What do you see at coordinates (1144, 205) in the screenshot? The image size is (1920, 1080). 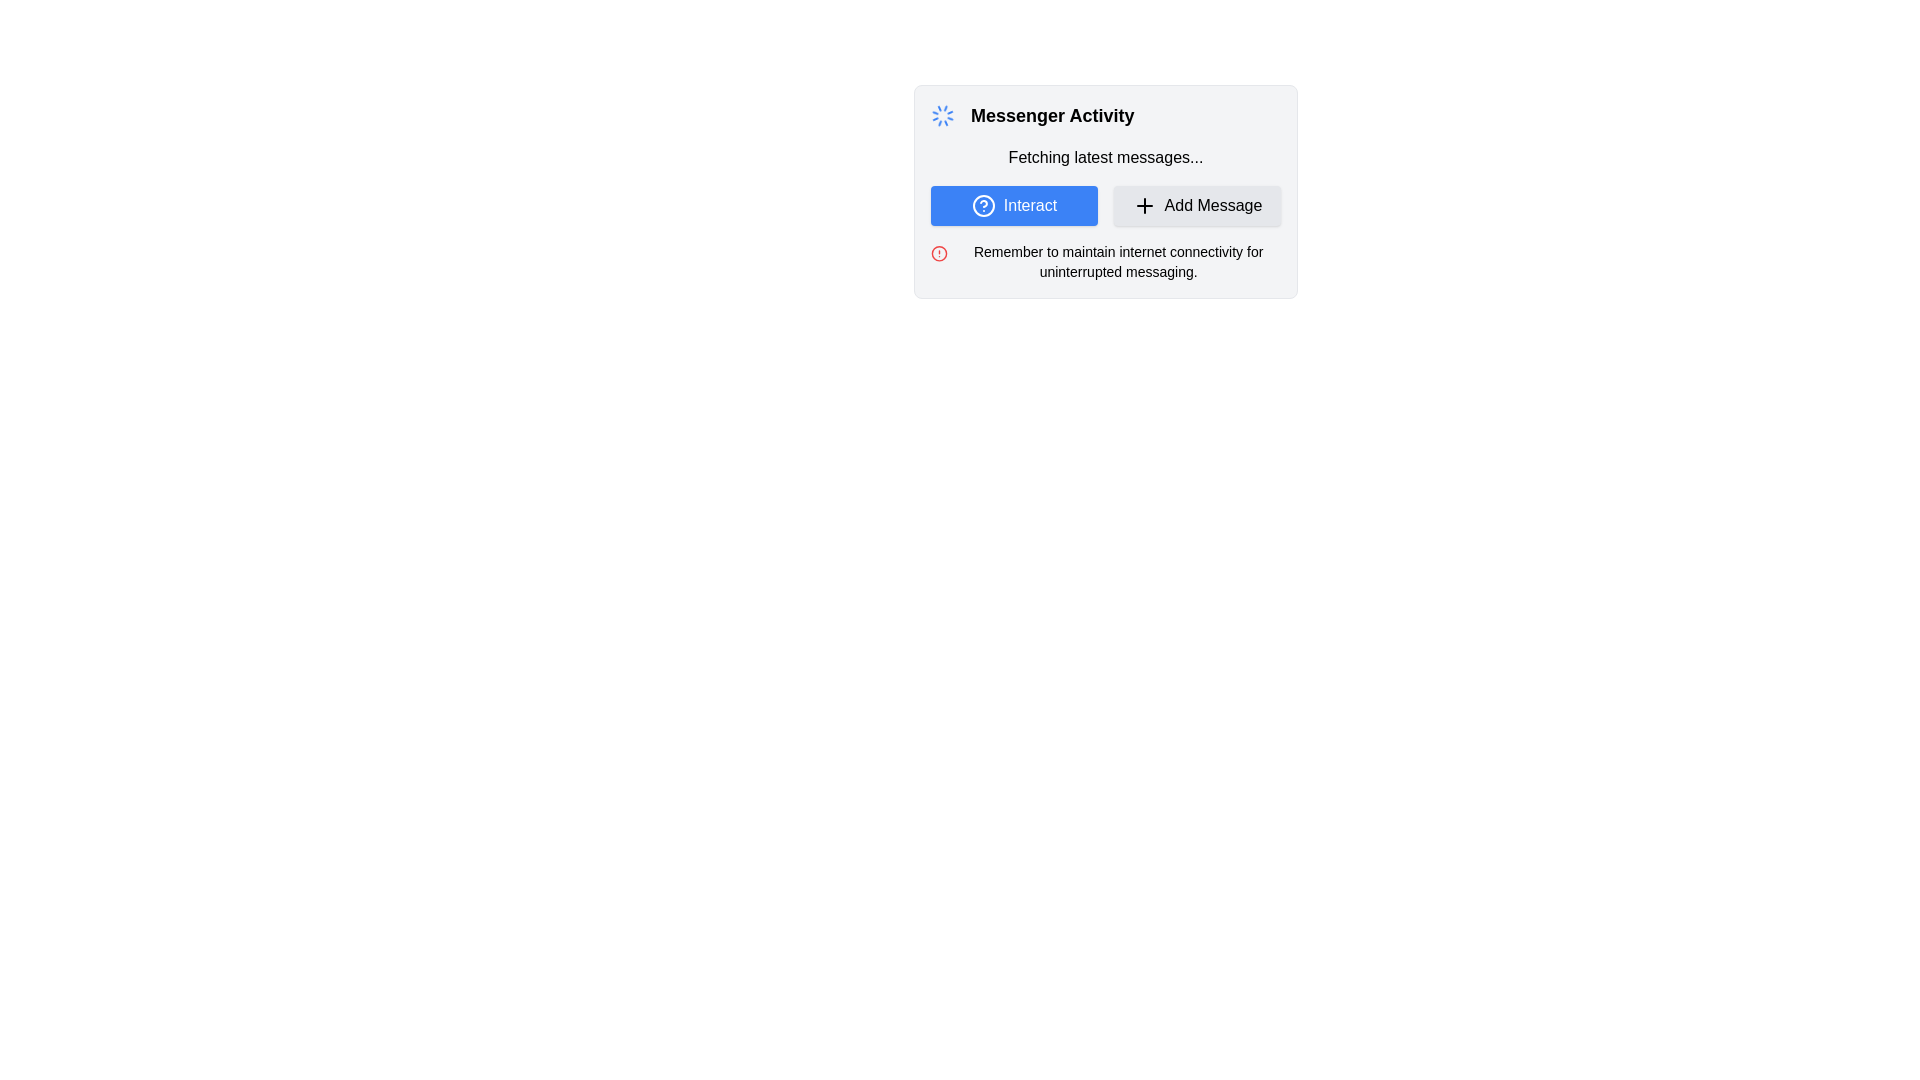 I see `the graphical representation of the plus sign icon located inside the 'Add Message' button, which is adjacent to the text and indicates the action of adding or creating something` at bounding box center [1144, 205].